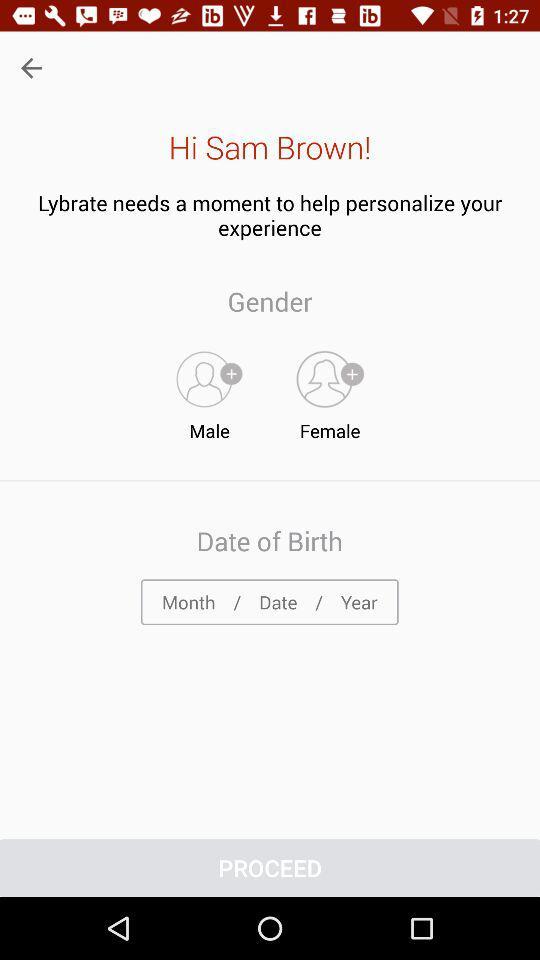  Describe the element at coordinates (269, 601) in the screenshot. I see `item above the proceed icon` at that location.